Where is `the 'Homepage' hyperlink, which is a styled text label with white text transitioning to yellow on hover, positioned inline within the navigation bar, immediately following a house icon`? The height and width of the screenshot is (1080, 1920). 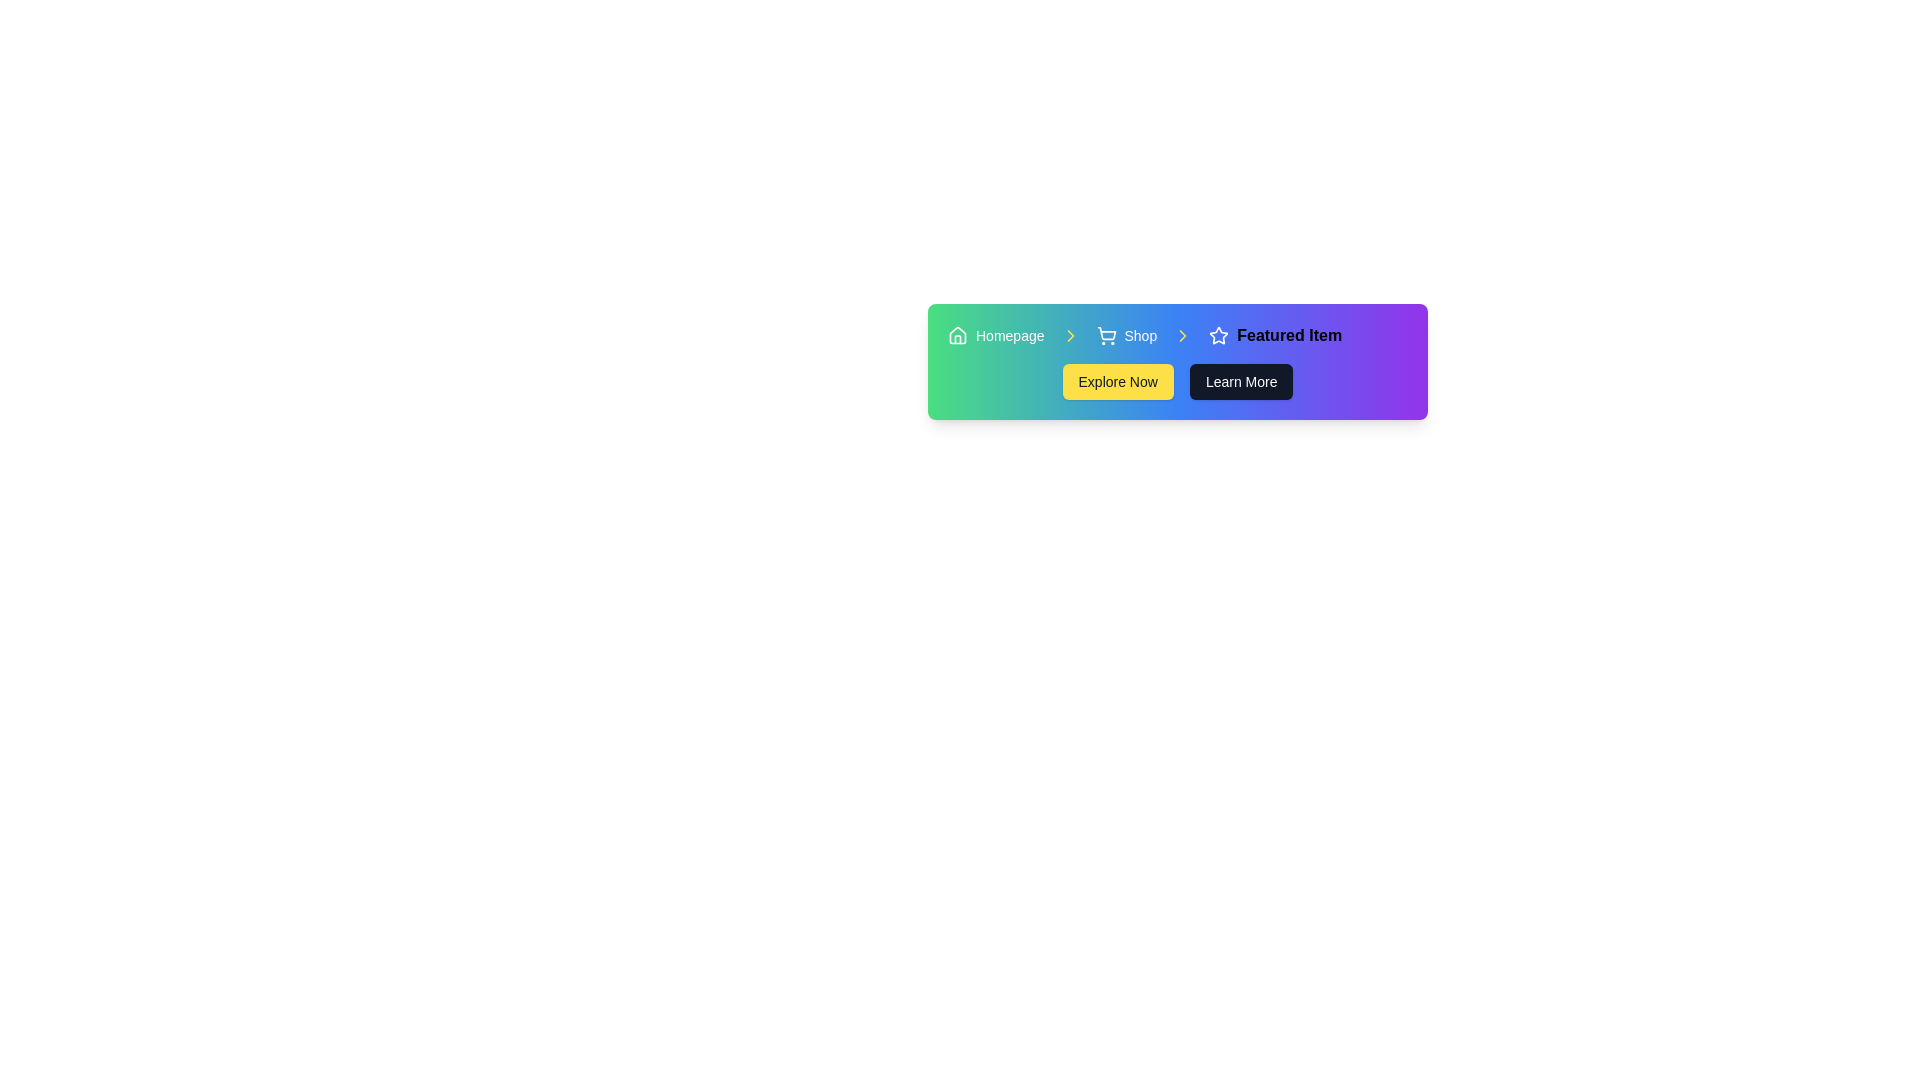 the 'Homepage' hyperlink, which is a styled text label with white text transitioning to yellow on hover, positioned inline within the navigation bar, immediately following a house icon is located at coordinates (1010, 334).